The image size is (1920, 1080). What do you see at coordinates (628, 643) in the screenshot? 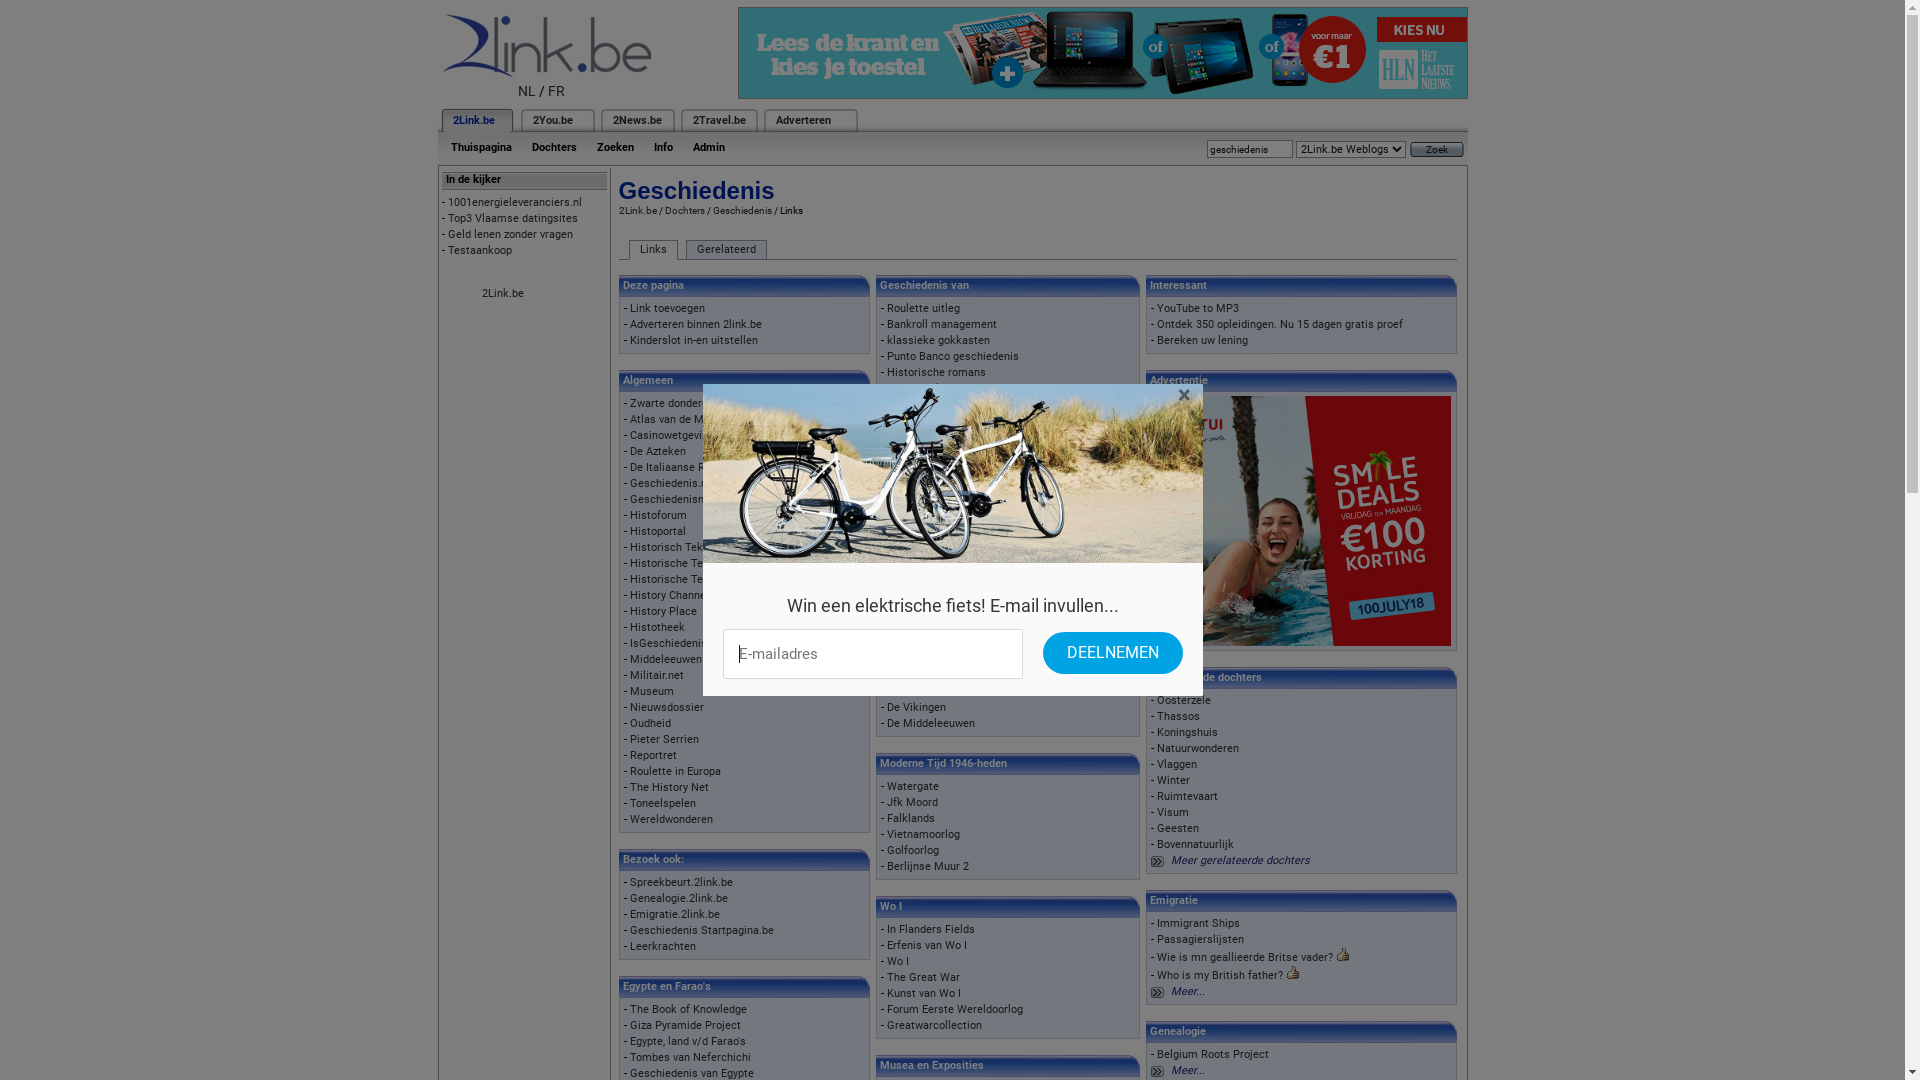
I see `'IsGeschiedenis'` at bounding box center [628, 643].